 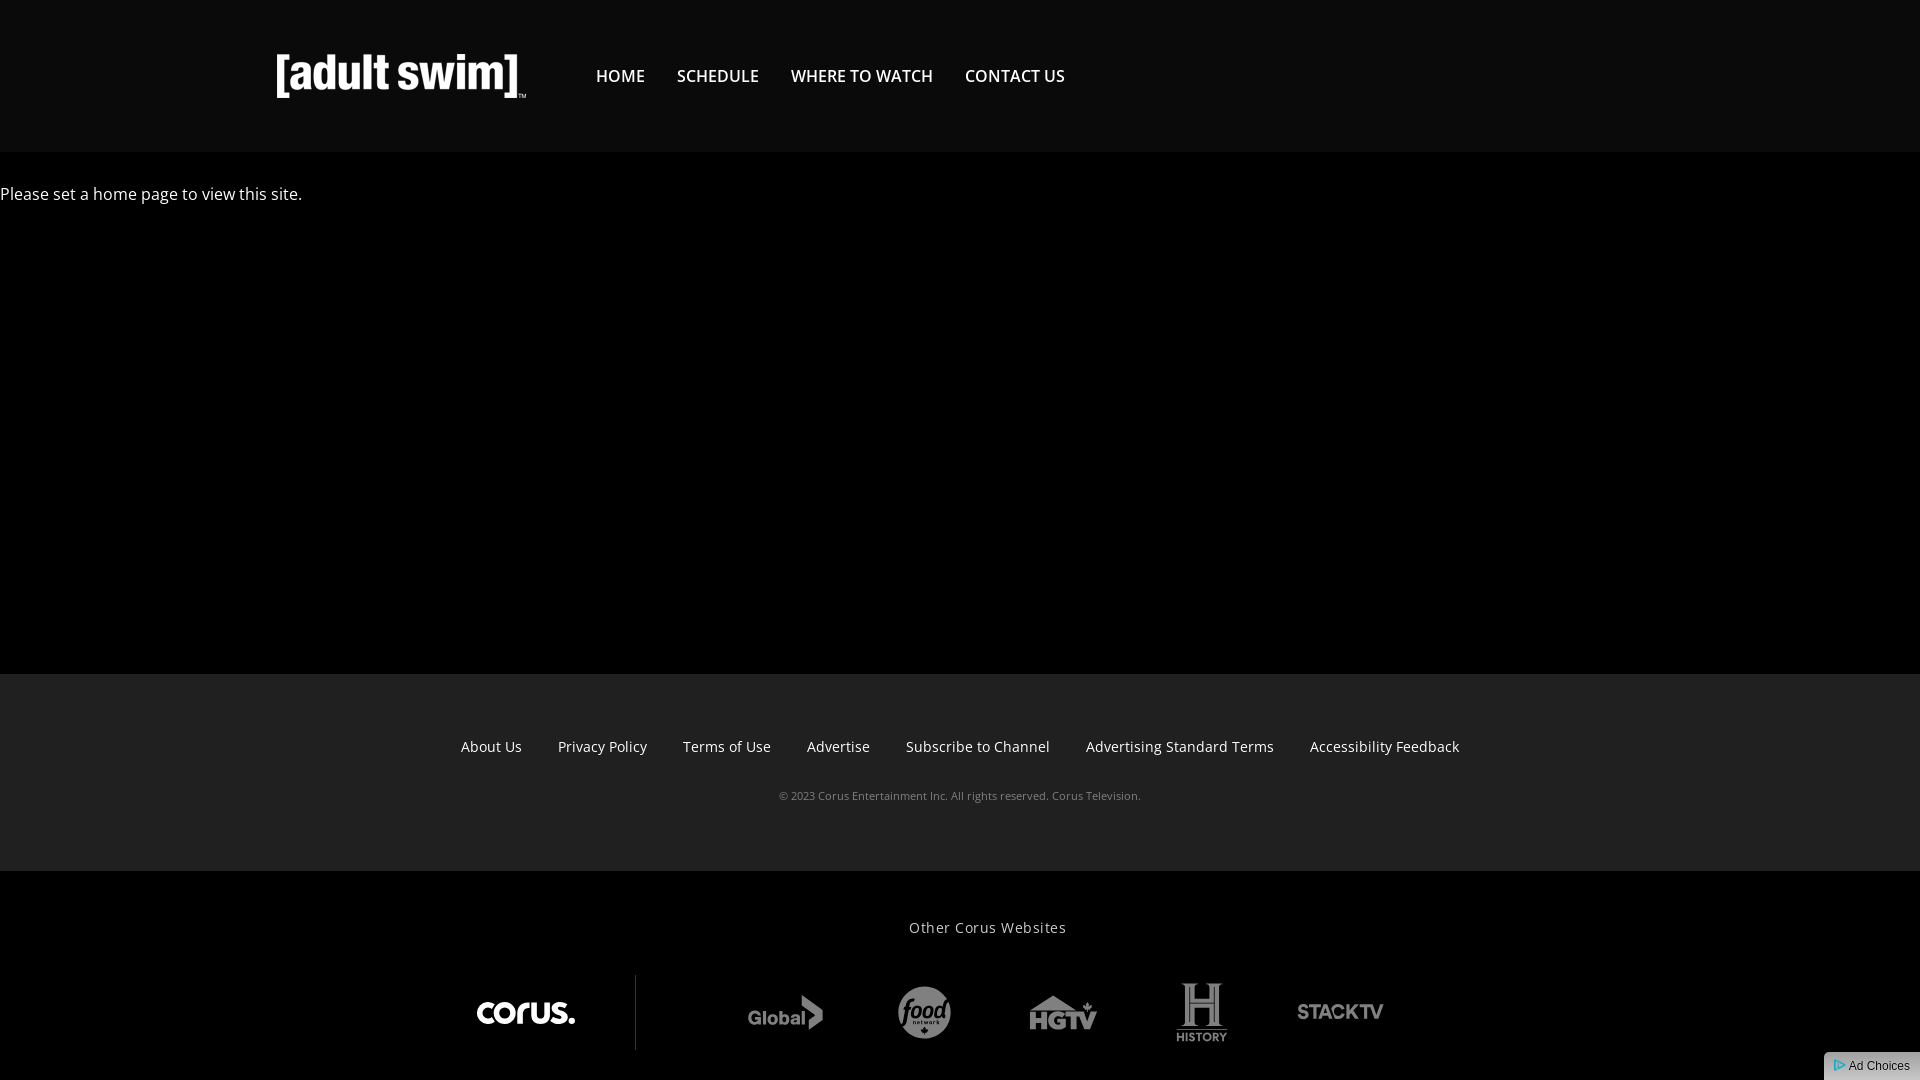 I want to click on 'Advertising Standard Terms', so click(x=1180, y=745).